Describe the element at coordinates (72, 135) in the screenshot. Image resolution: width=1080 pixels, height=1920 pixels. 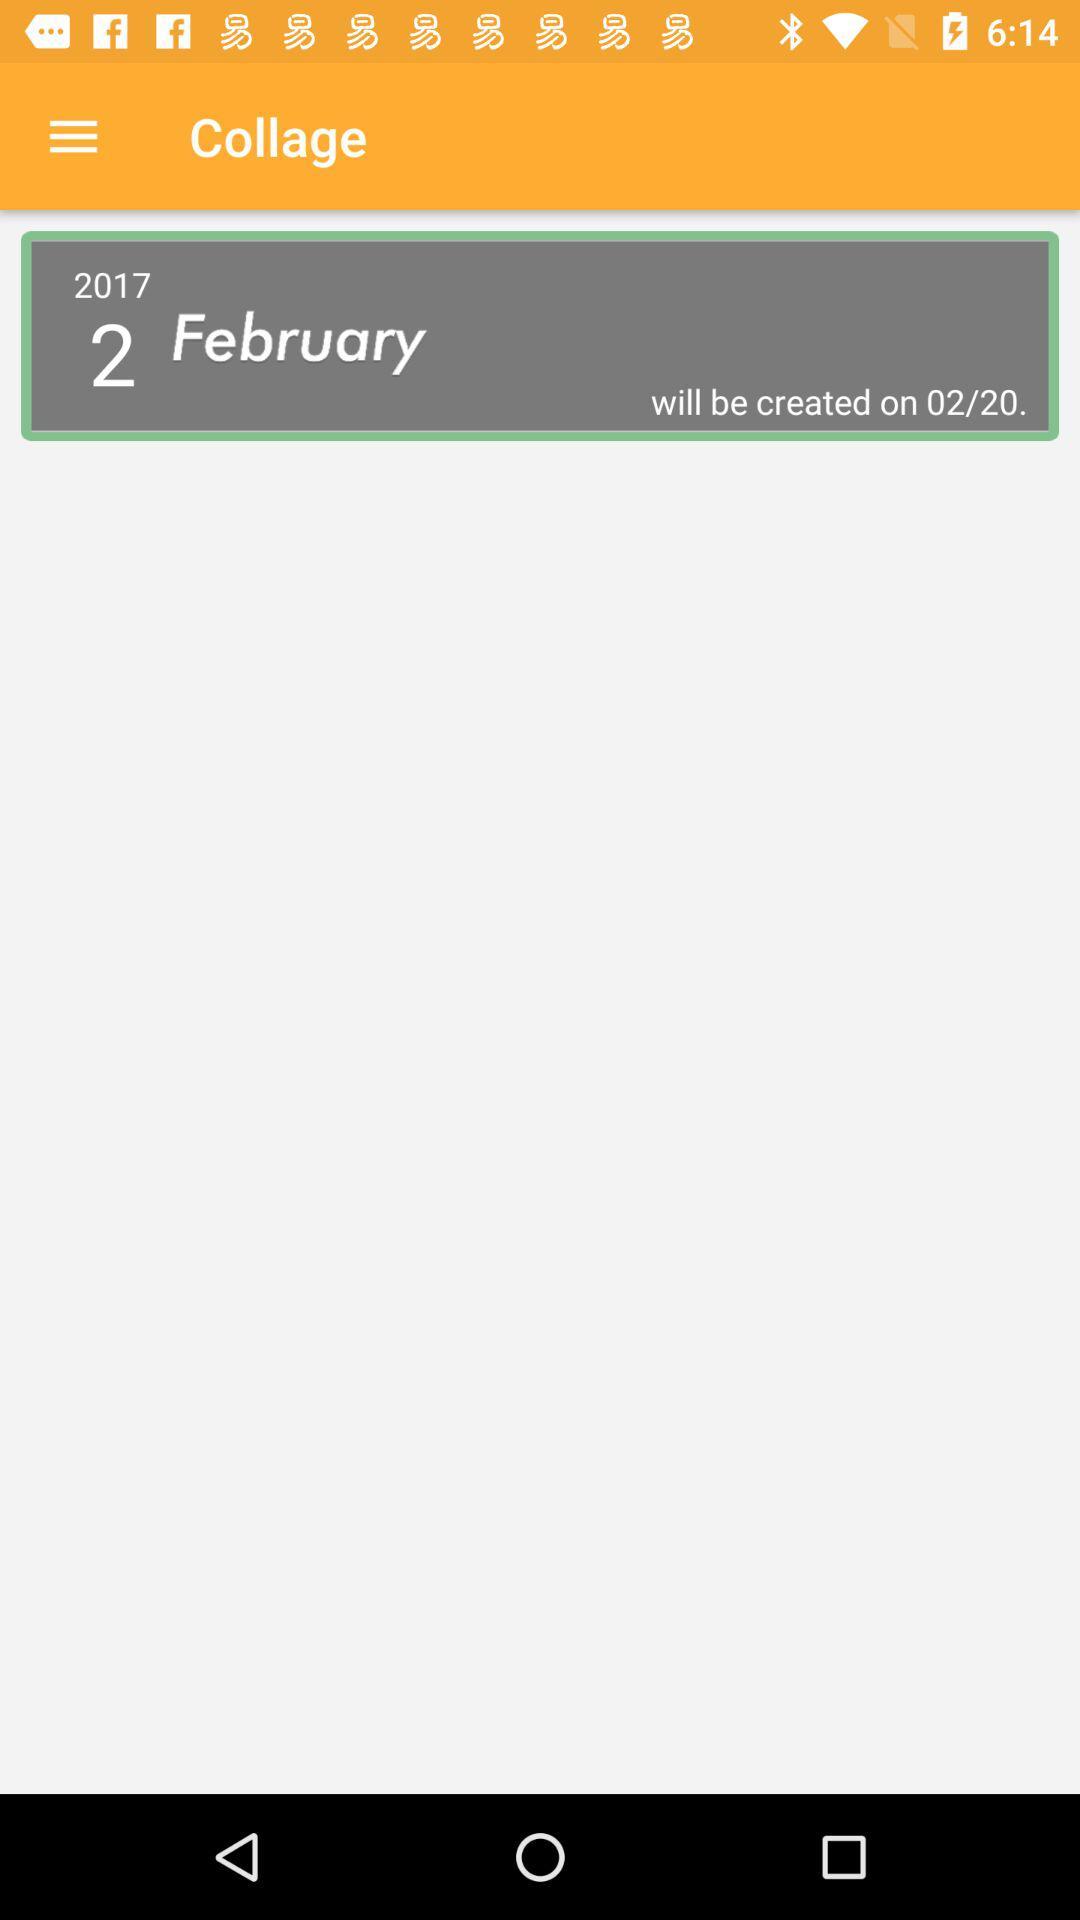
I see `icon to the left of collage icon` at that location.